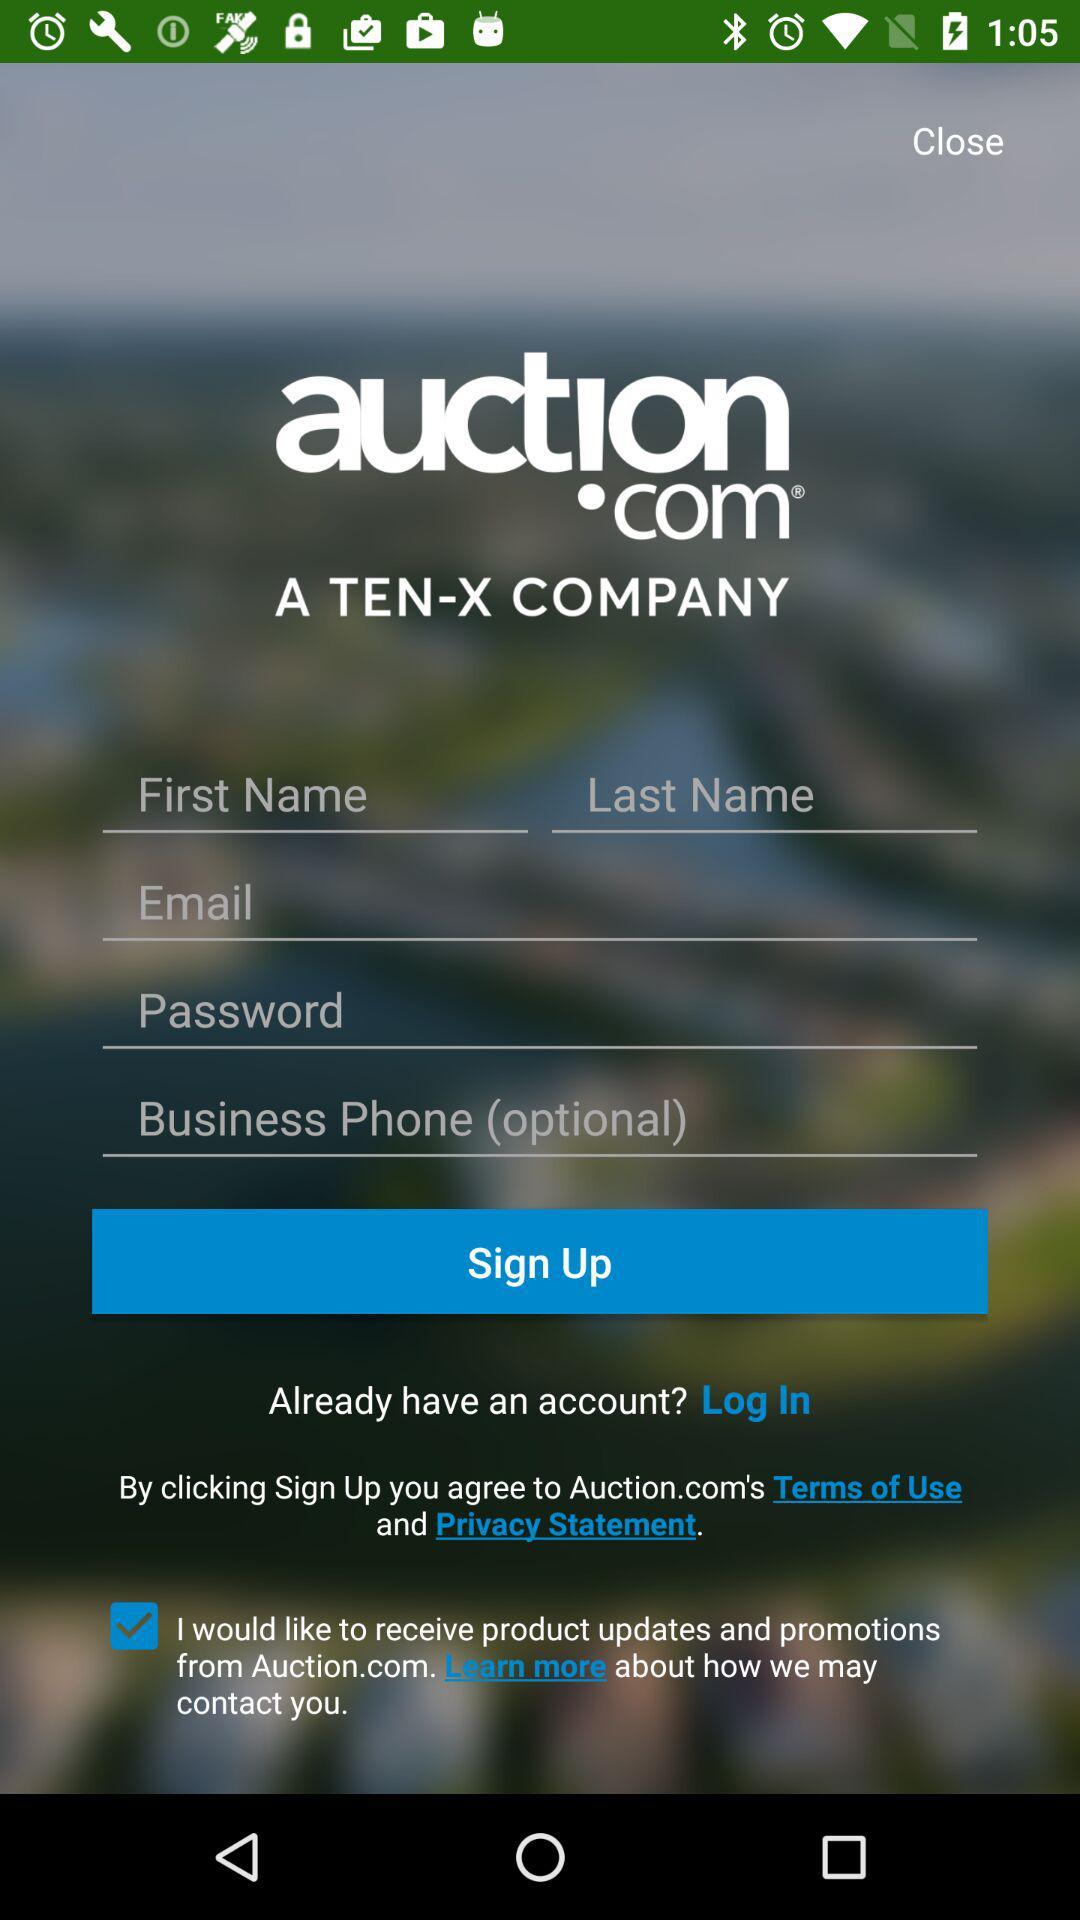 This screenshot has width=1080, height=1920. Describe the element at coordinates (756, 1397) in the screenshot. I see `the log in` at that location.